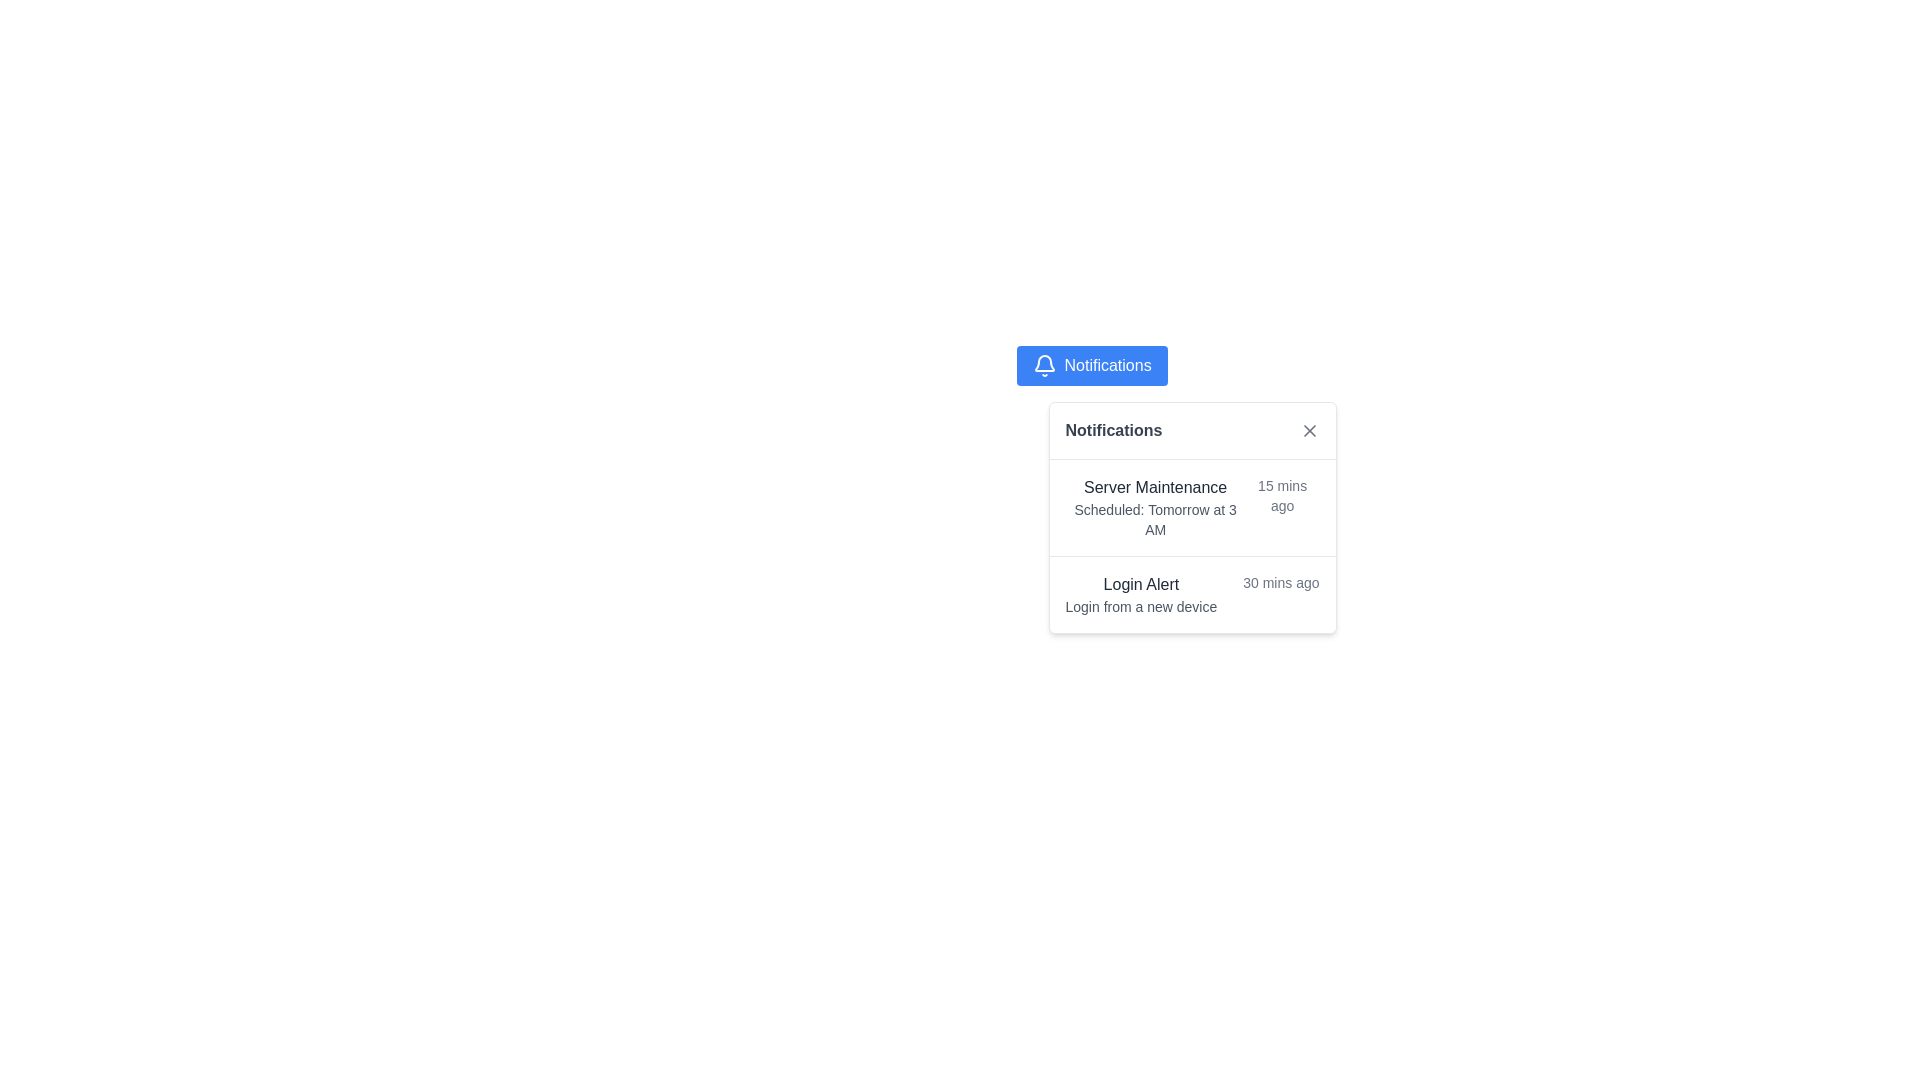 The image size is (1920, 1080). Describe the element at coordinates (1282, 495) in the screenshot. I see `text from the text label displaying '15 mins ago', which is located at the top-right section of the 'Server Maintenance' notification row, styled in a small gray font` at that location.